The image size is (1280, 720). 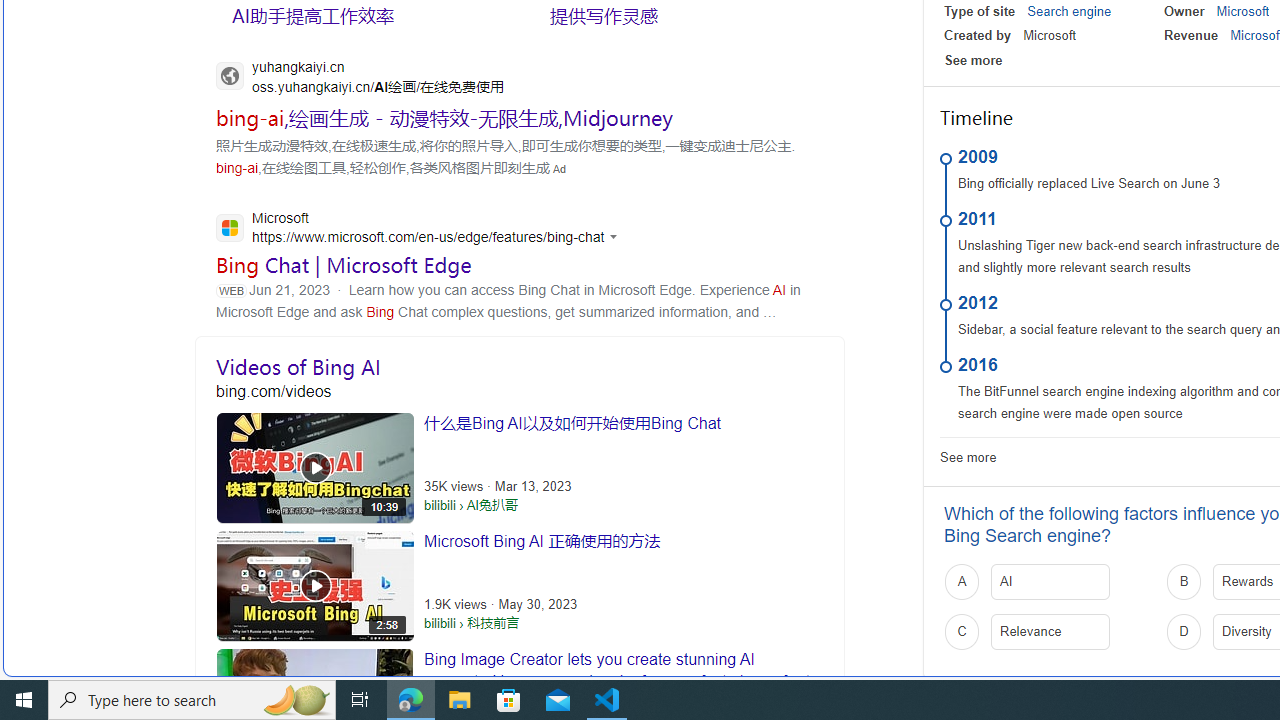 I want to click on 'Bing officially replaced Live Search on June 3', so click(x=1088, y=183).